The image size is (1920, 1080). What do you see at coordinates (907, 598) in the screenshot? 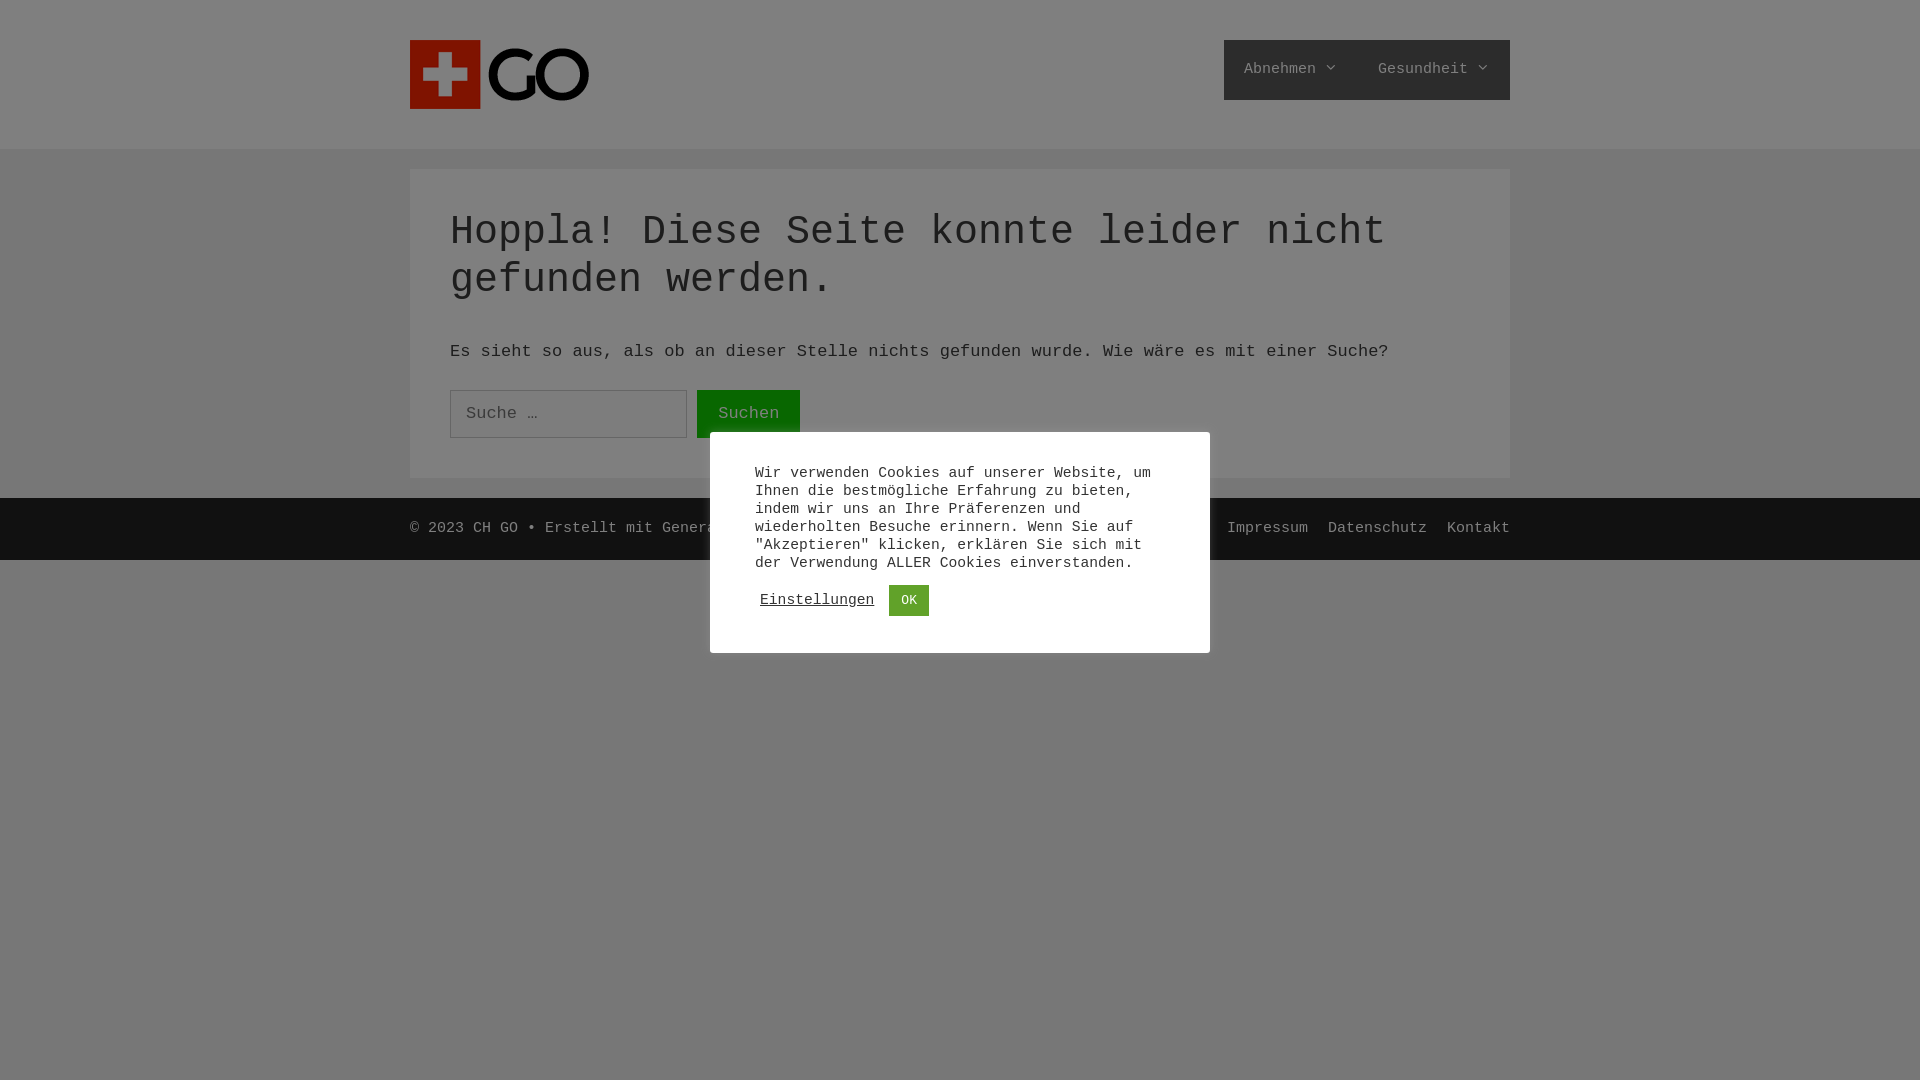
I see `'OK'` at bounding box center [907, 598].